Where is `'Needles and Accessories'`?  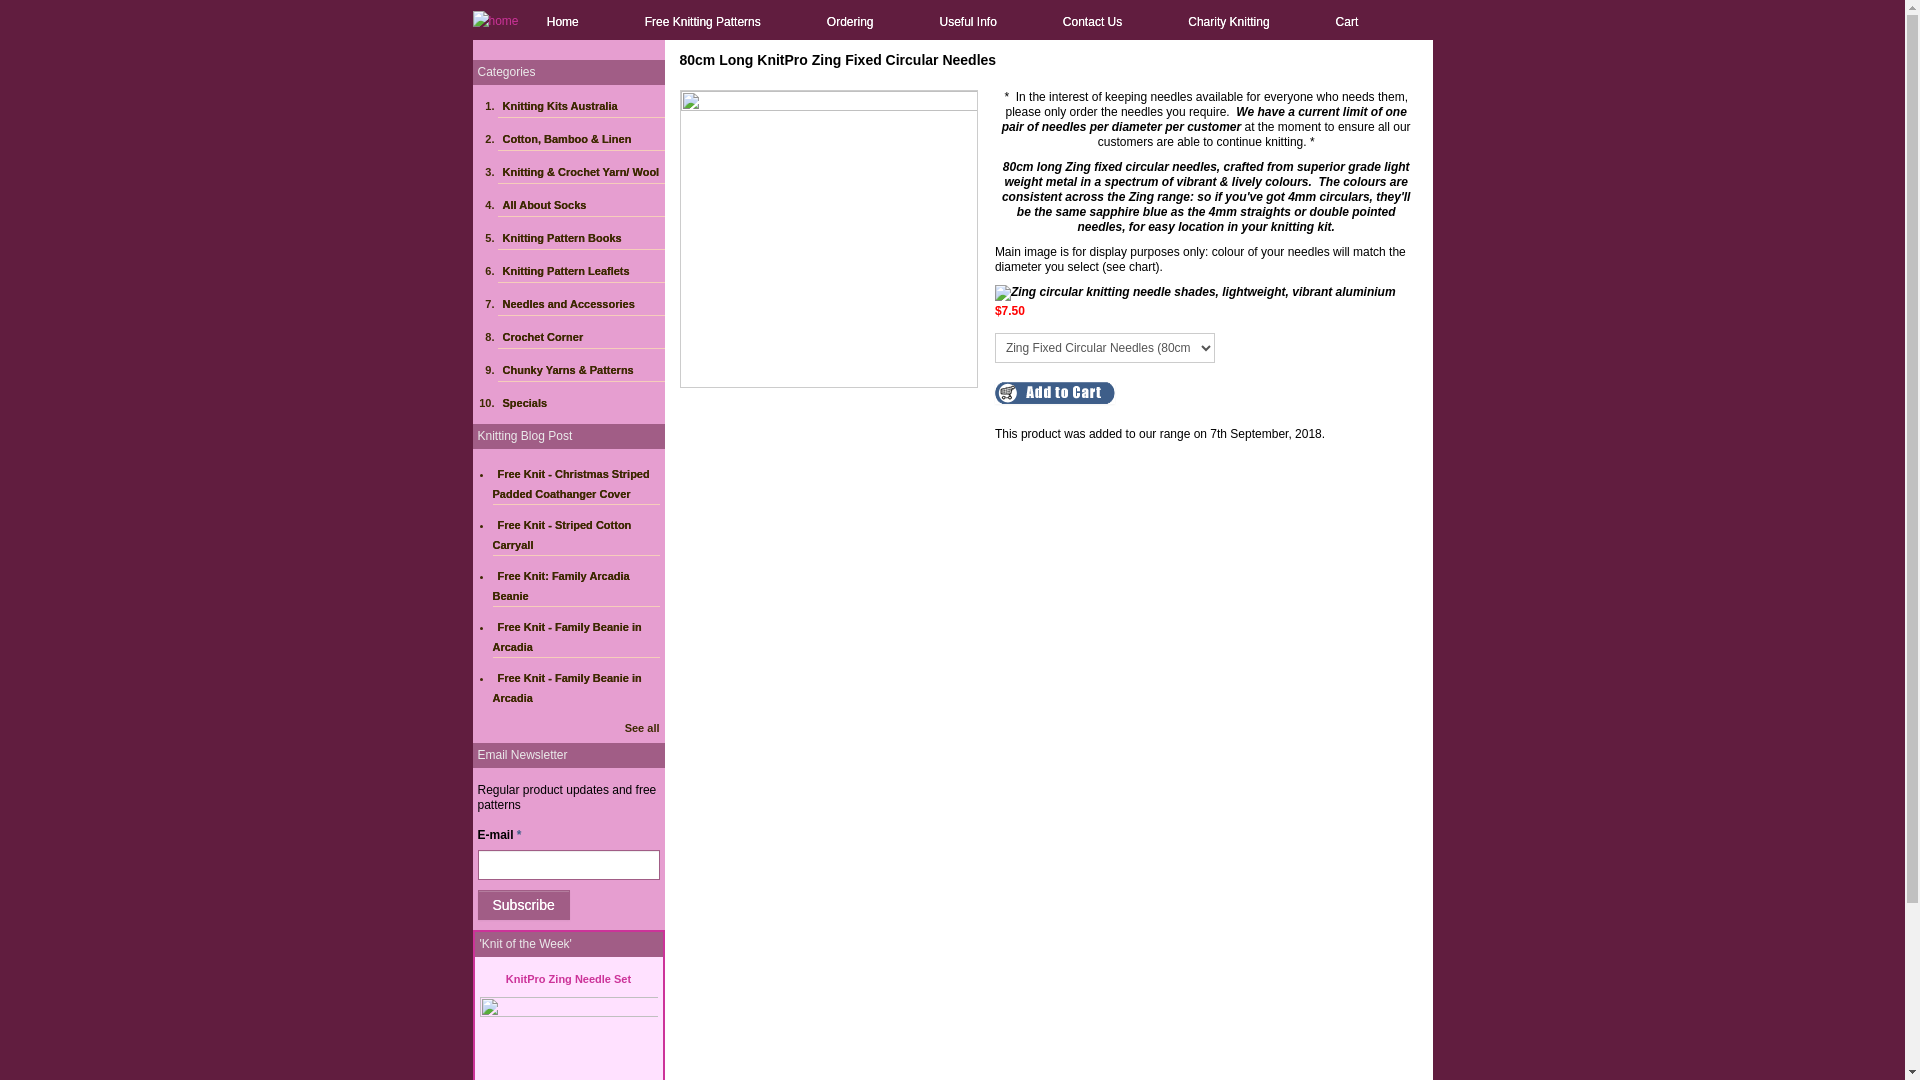 'Needles and Accessories' is located at coordinates (498, 304).